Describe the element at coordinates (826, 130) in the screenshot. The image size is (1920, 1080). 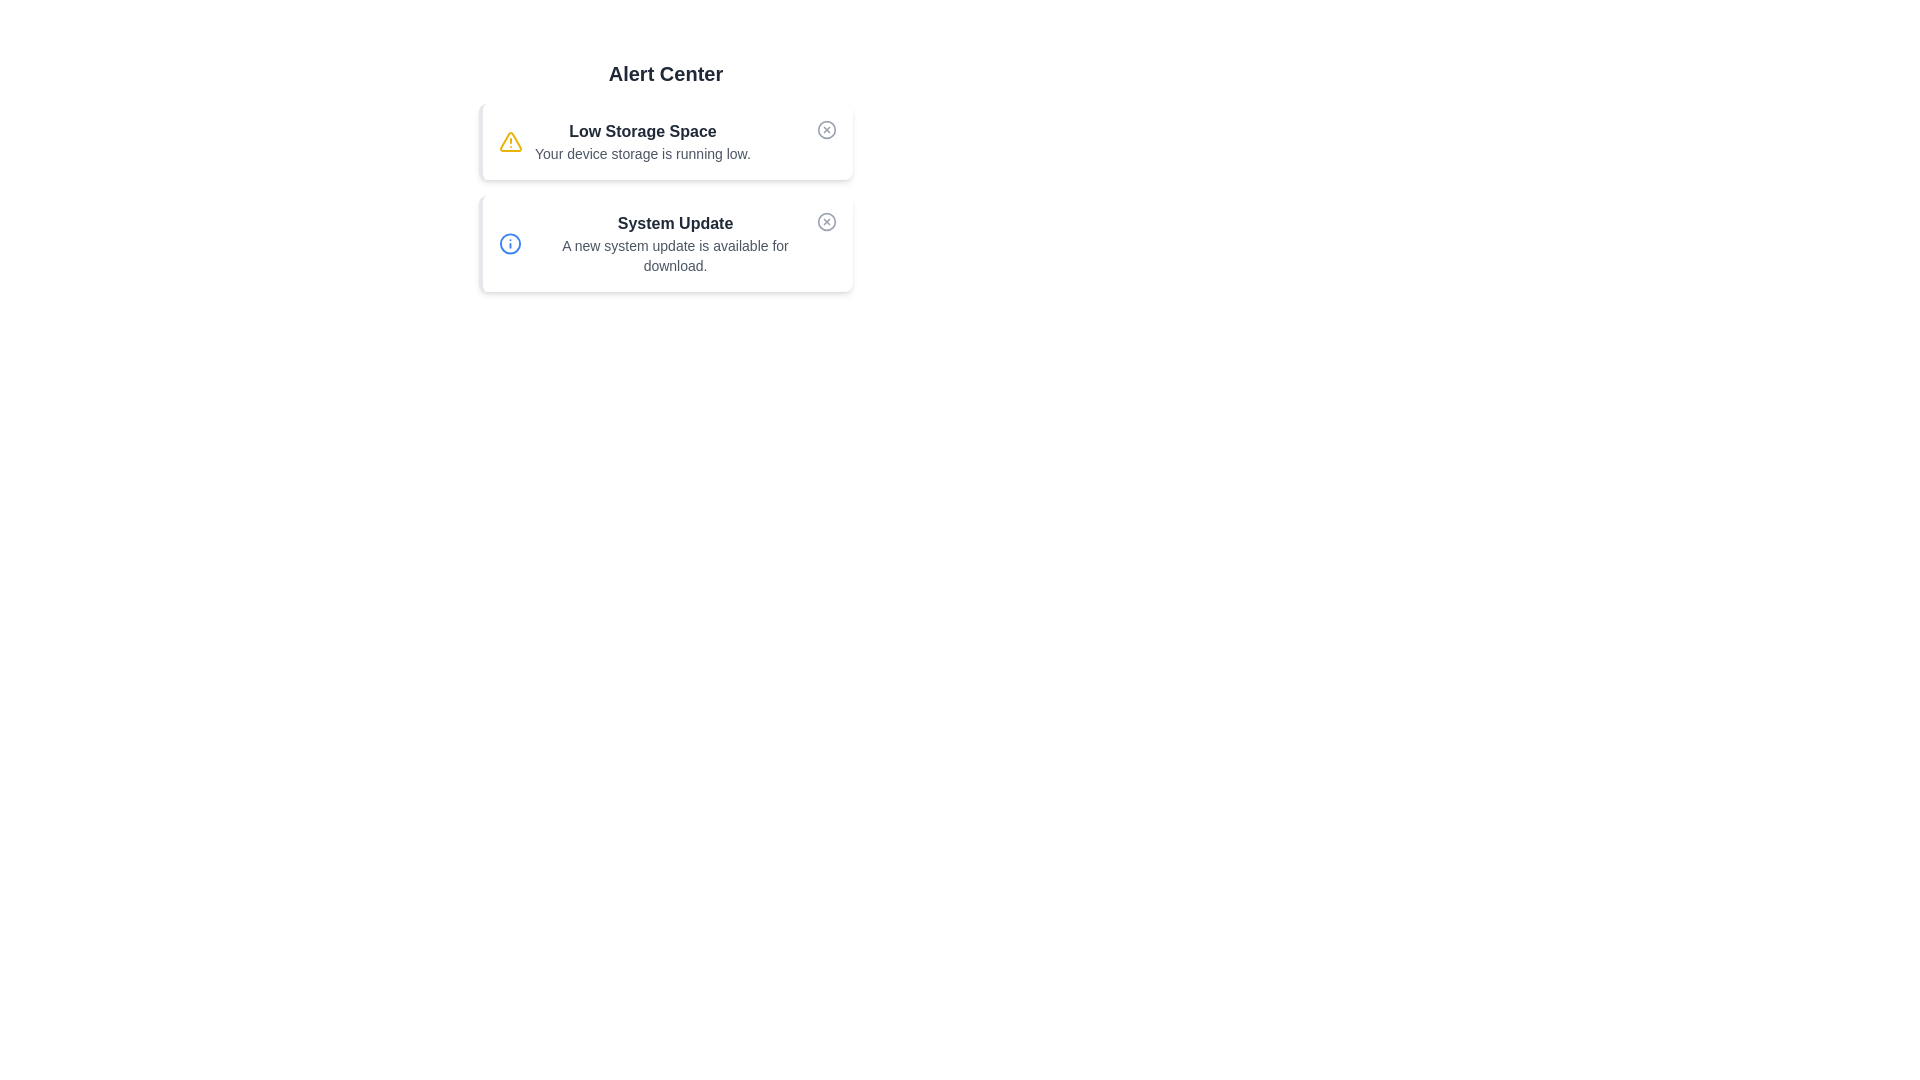
I see `the dismiss button for the alert titled 'Low Storage Space'` at that location.